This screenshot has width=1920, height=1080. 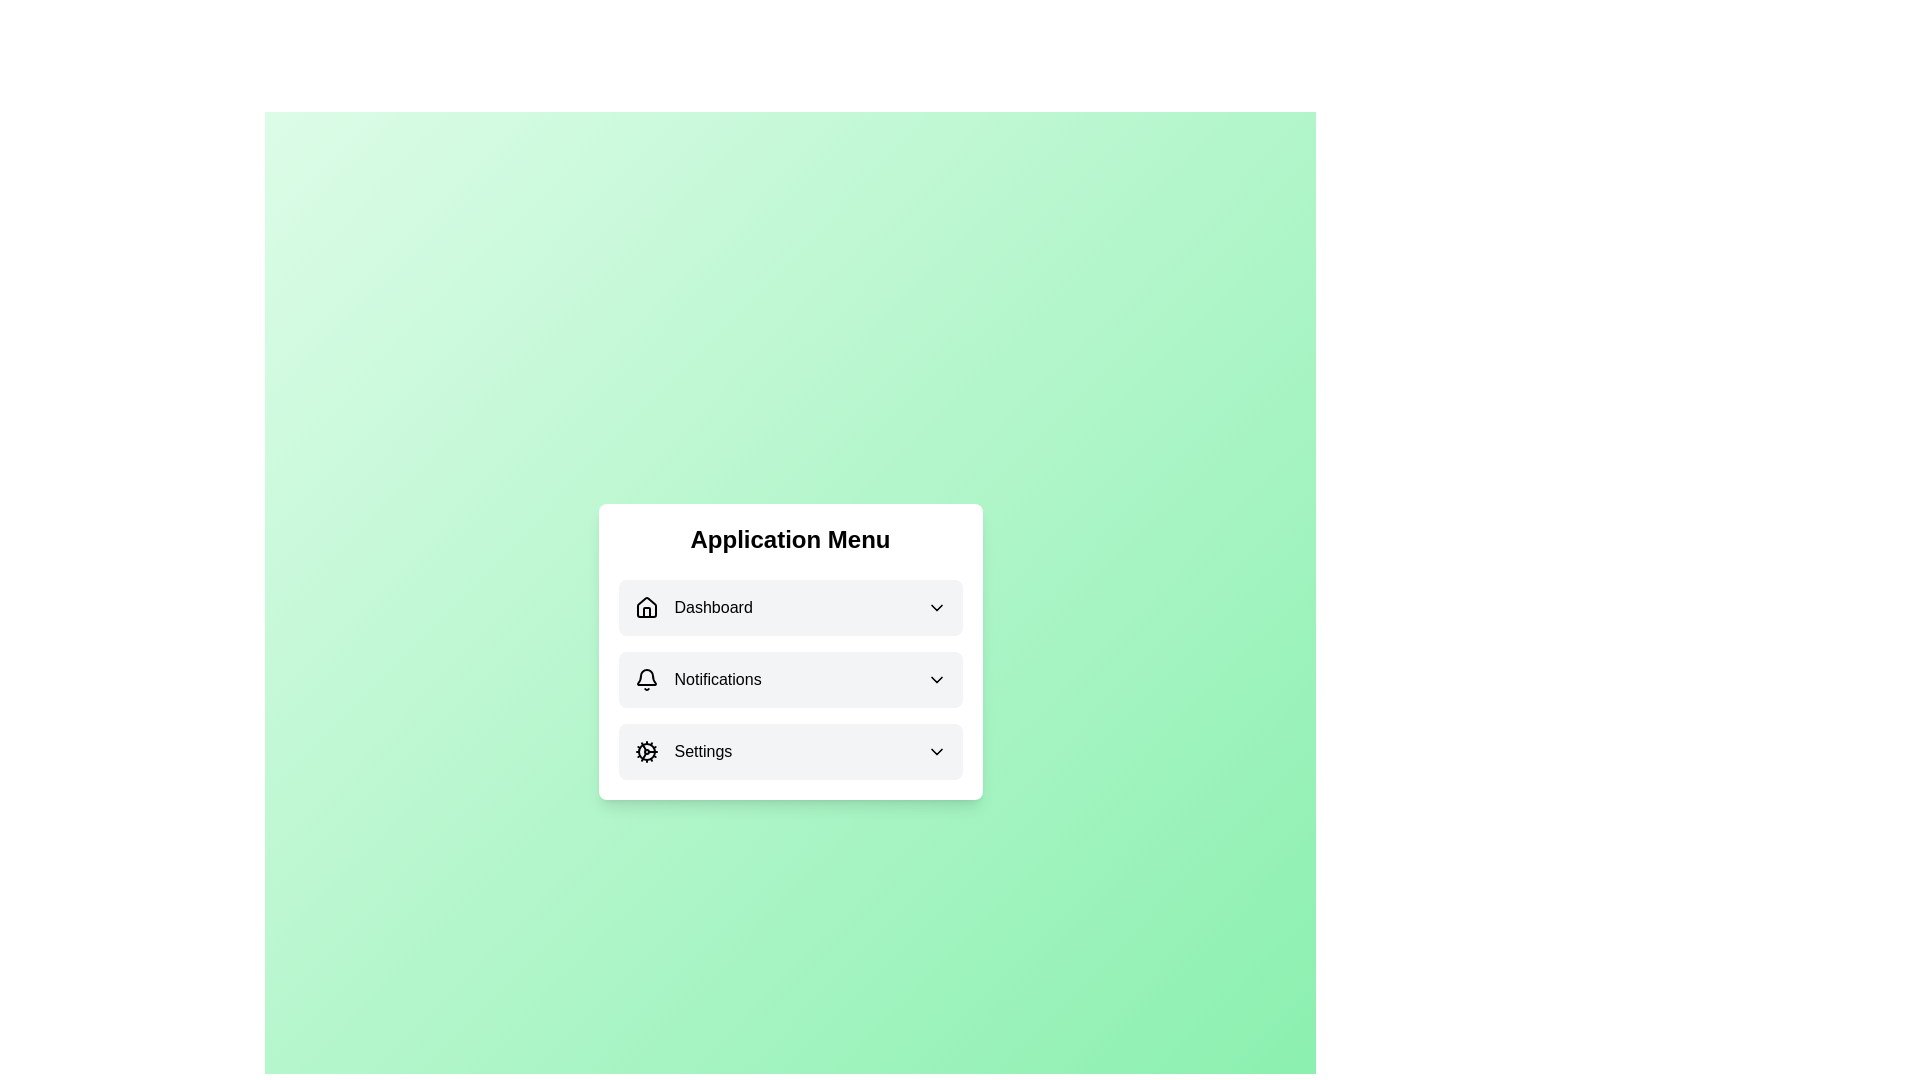 I want to click on the 'Settings' menu item, which features a gear icon and is the third item in the Application Menu, so click(x=683, y=752).